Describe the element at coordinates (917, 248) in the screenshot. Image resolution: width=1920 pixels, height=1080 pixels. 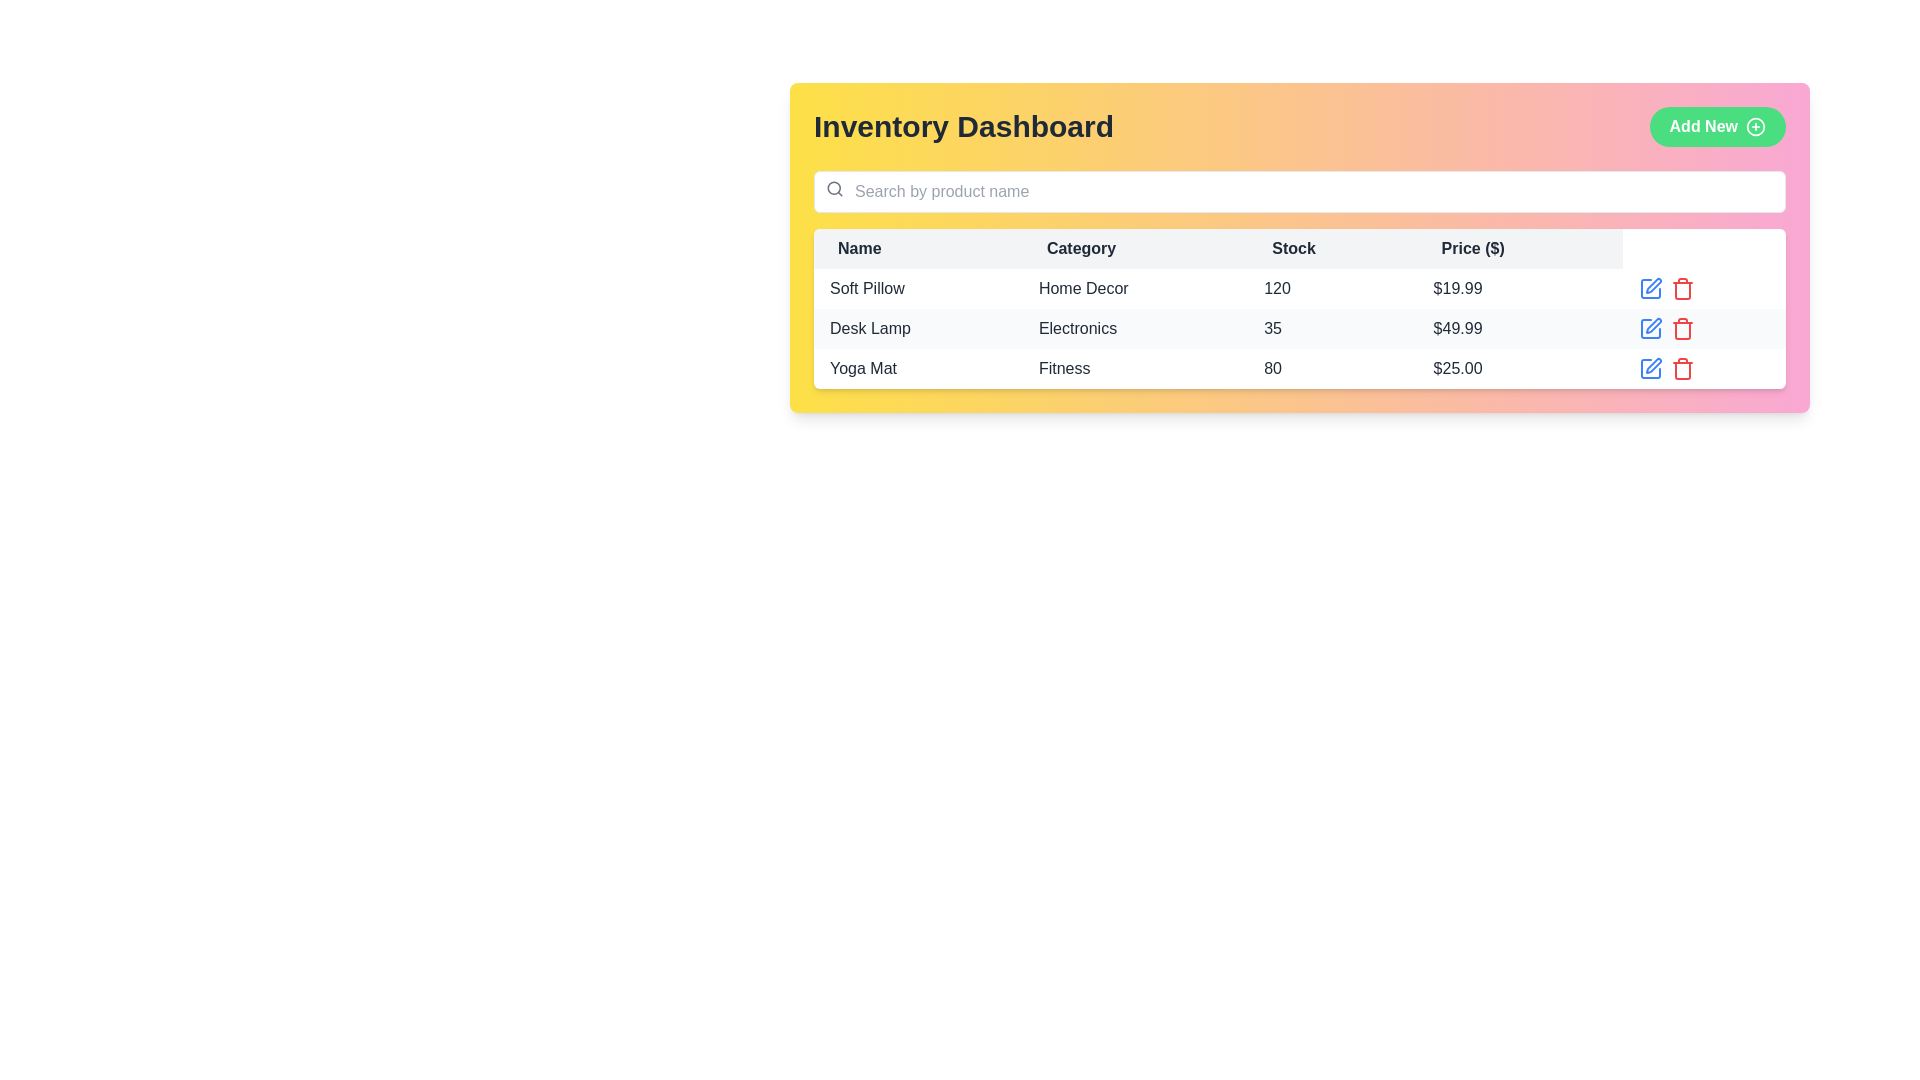
I see `the label that serves as the header for the first column of the data table, which is located above the 'Name' column` at that location.